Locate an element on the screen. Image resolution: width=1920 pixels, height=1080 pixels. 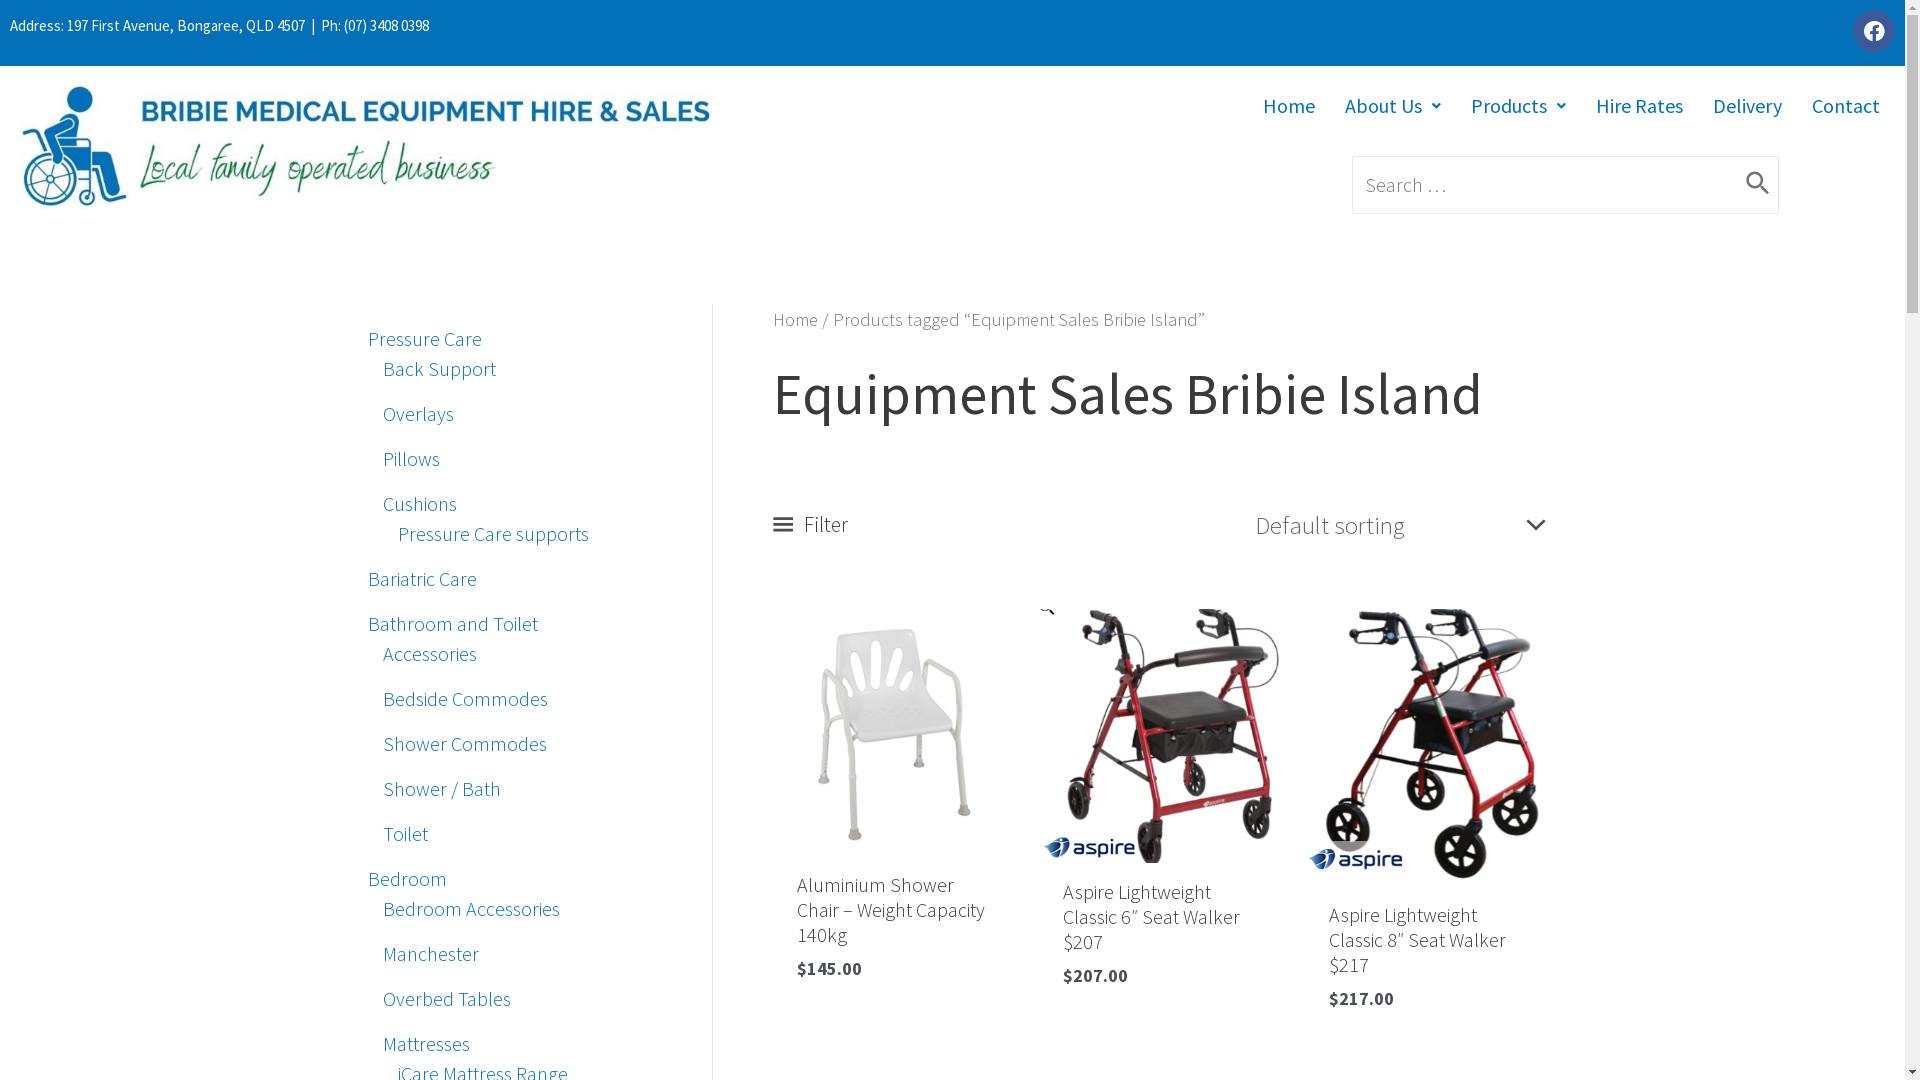
'Contact' is located at coordinates (1845, 105).